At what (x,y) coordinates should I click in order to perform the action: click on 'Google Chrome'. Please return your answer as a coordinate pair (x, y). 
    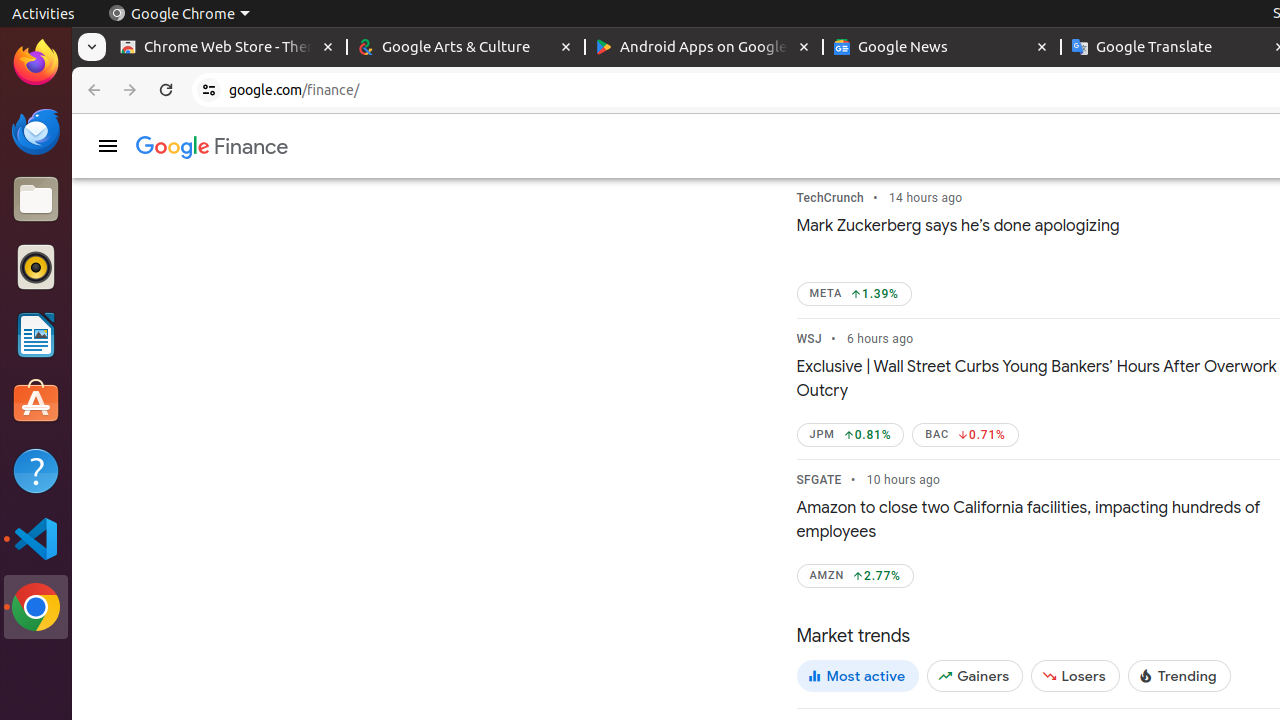
    Looking at the image, I should click on (178, 13).